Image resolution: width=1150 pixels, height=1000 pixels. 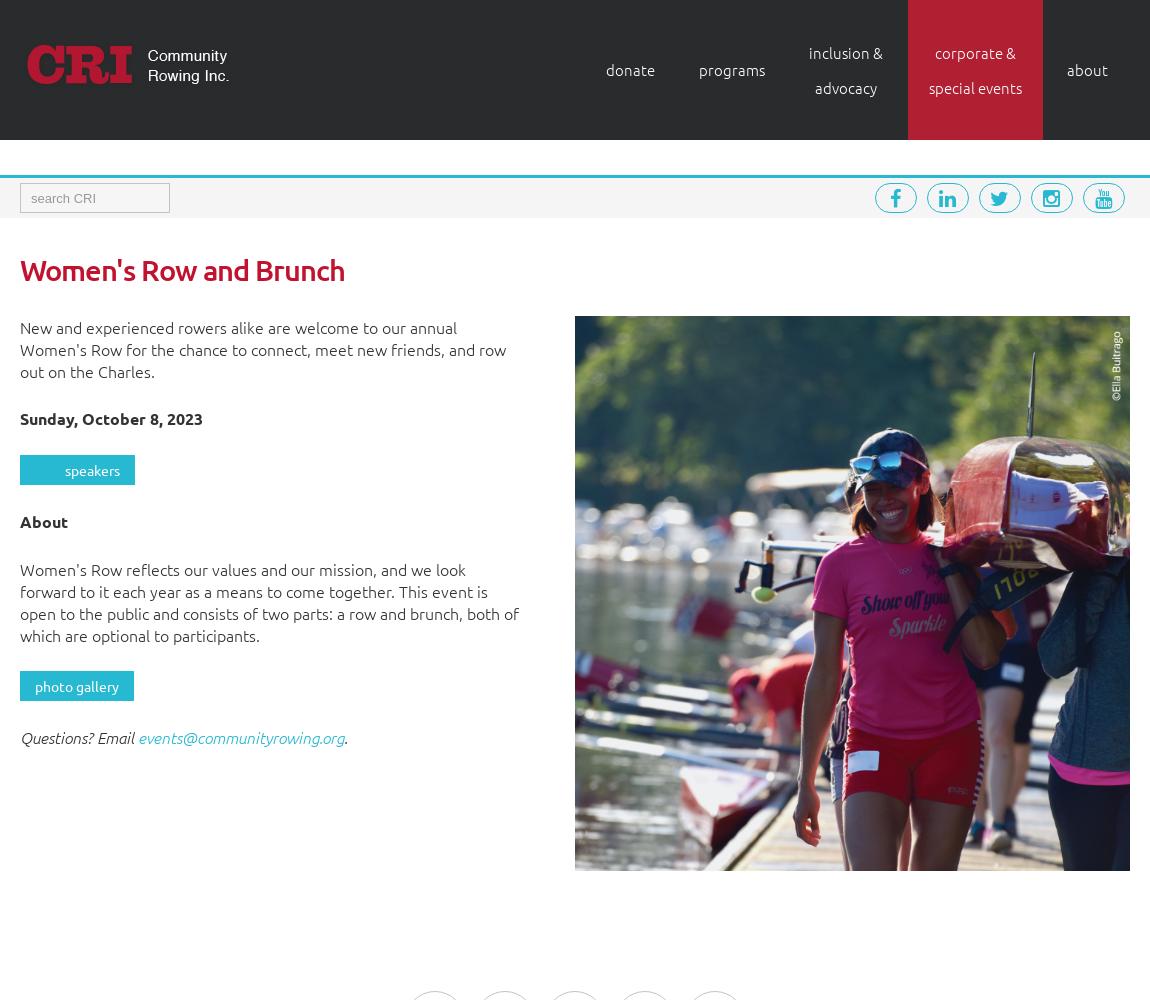 I want to click on 'events@communityrowing.org', so click(x=137, y=736).